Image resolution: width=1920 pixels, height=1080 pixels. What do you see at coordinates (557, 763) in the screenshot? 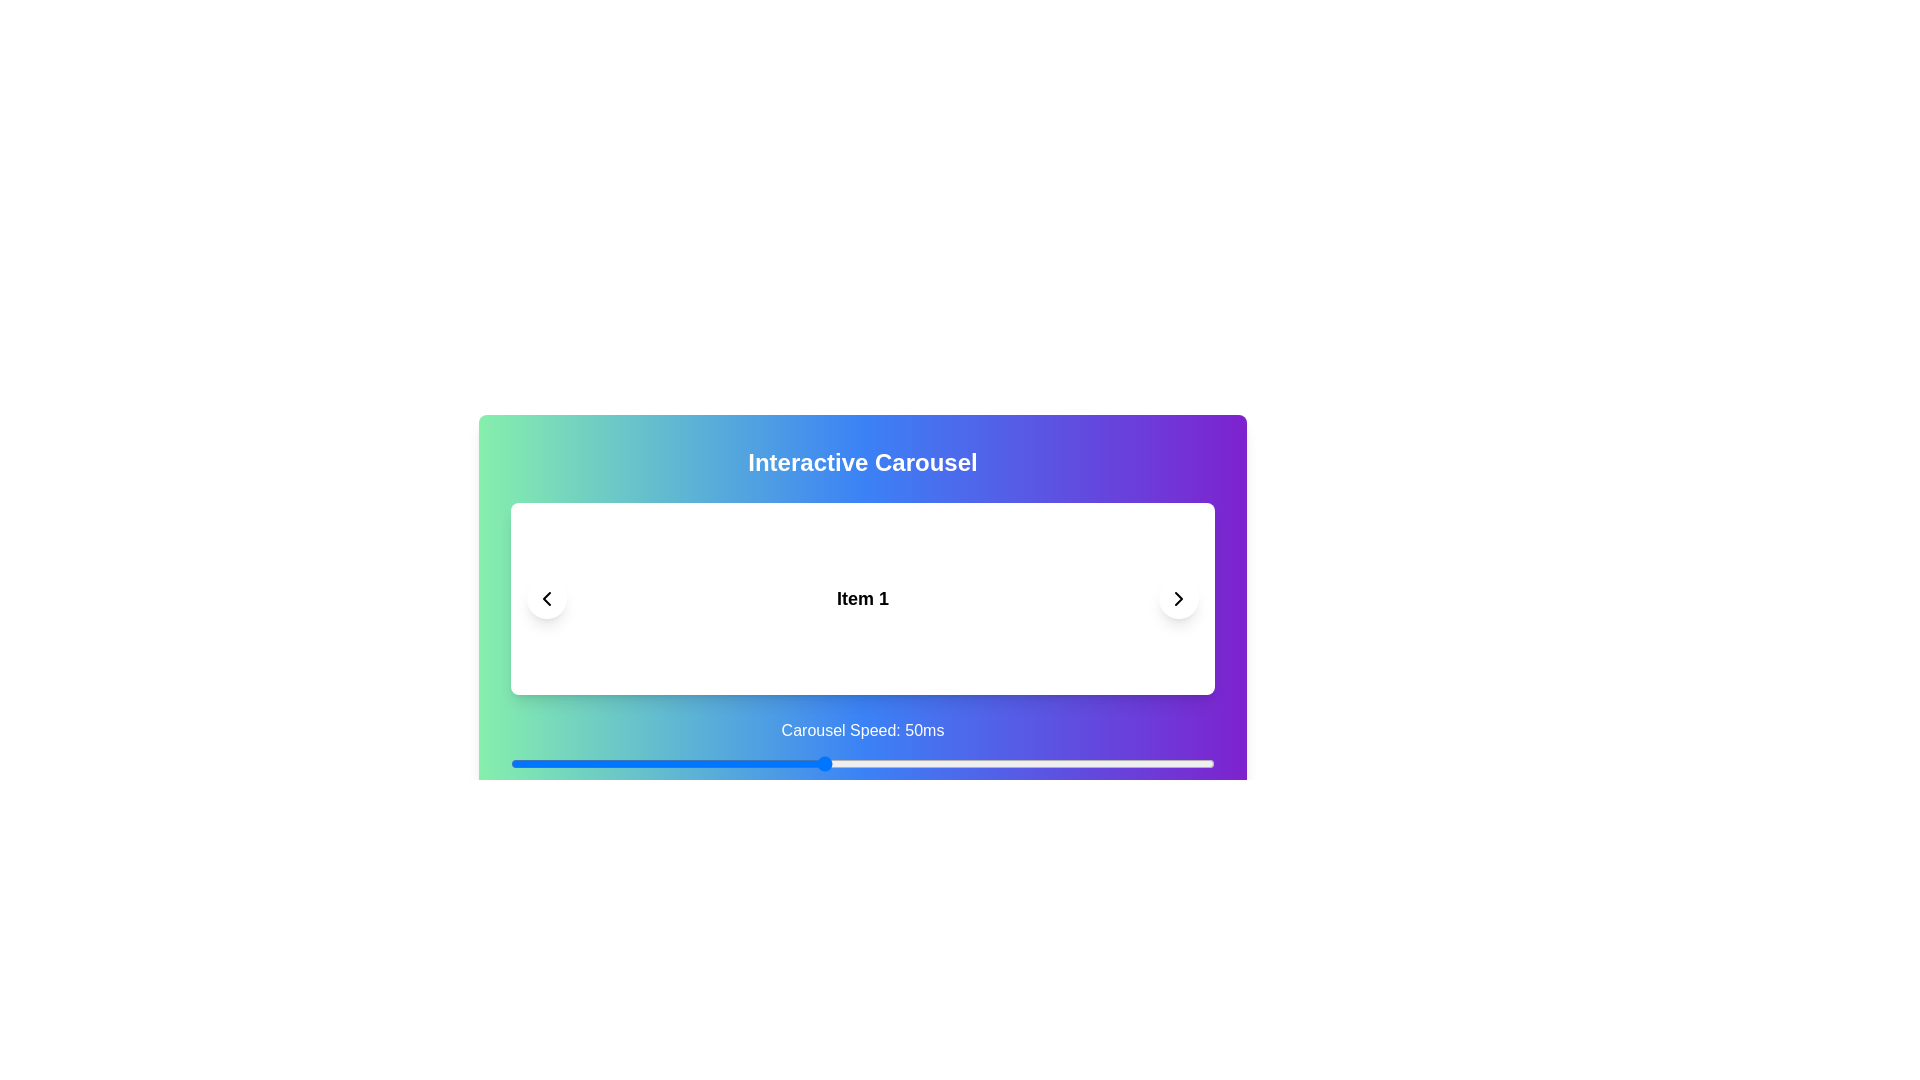
I see `the carousel speed to 16 ms using the slider` at bounding box center [557, 763].